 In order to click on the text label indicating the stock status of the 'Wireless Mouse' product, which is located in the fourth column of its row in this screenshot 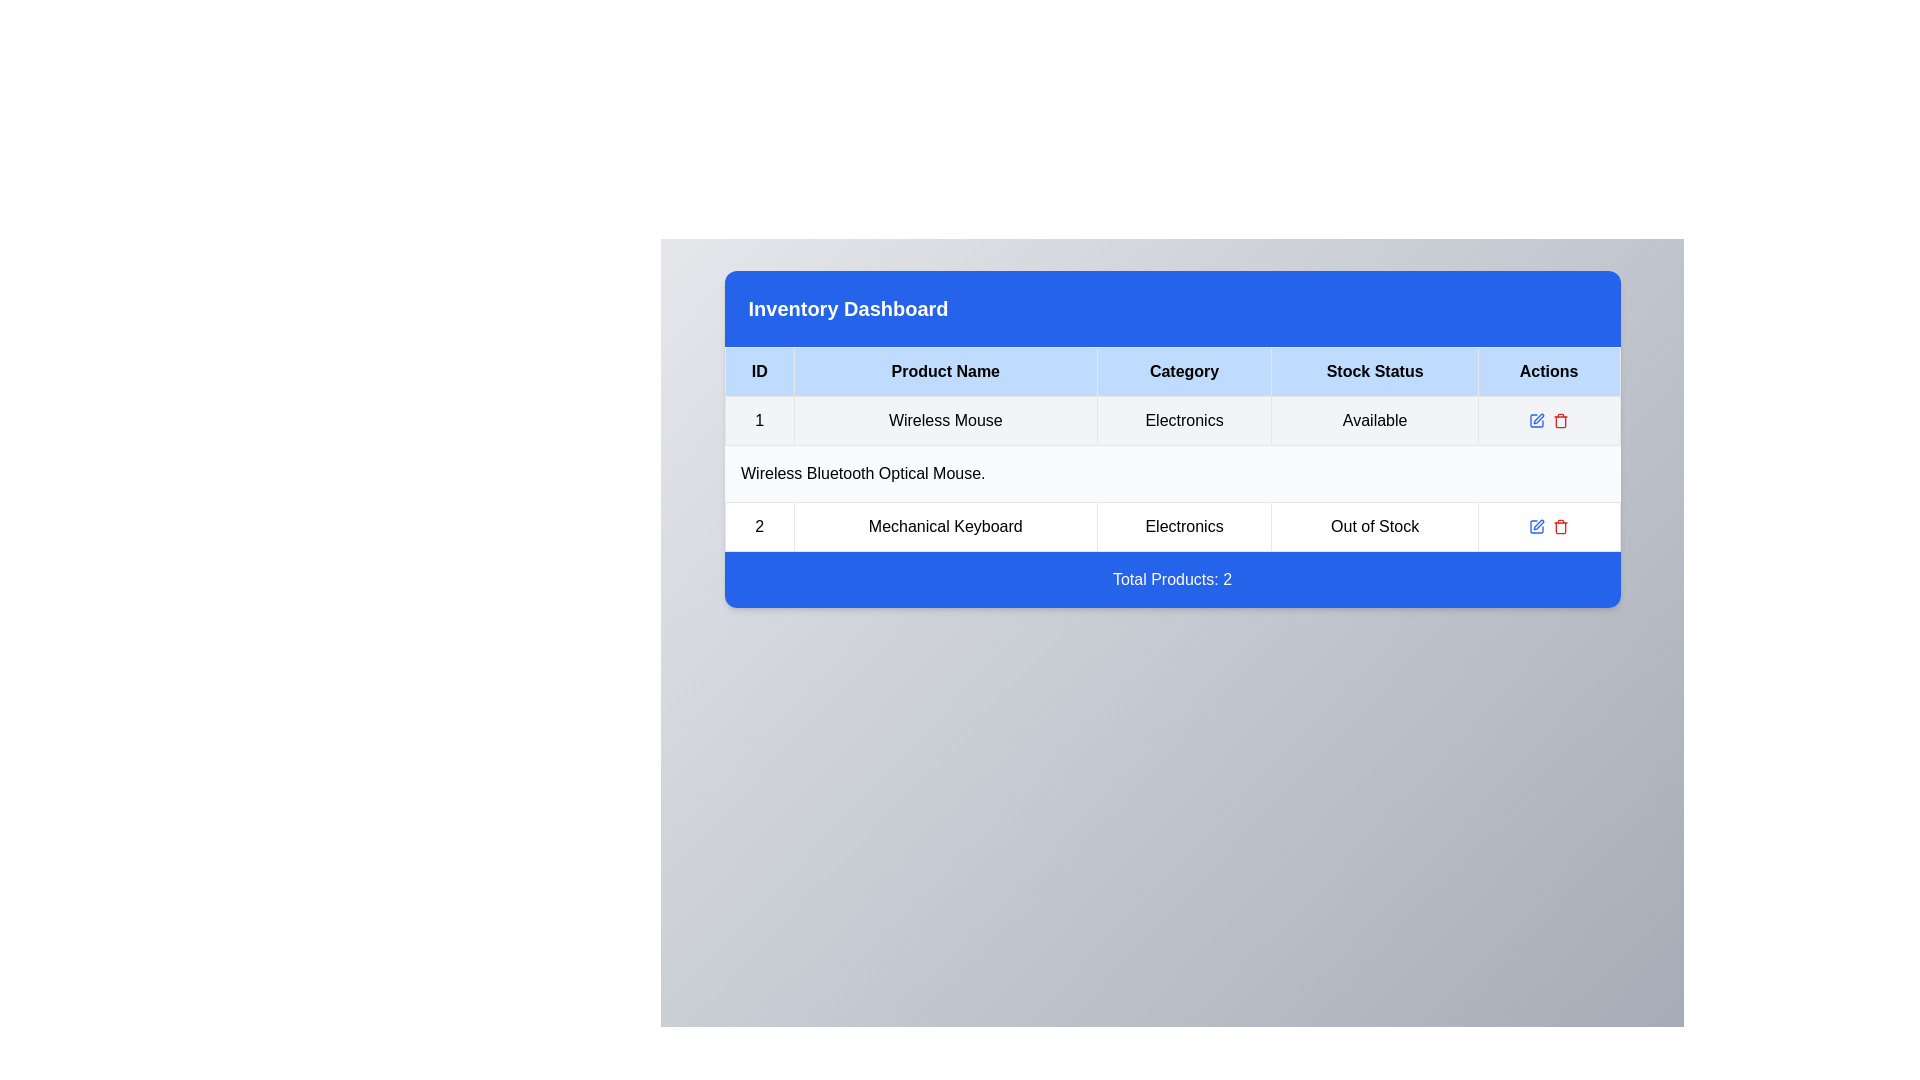, I will do `click(1374, 419)`.